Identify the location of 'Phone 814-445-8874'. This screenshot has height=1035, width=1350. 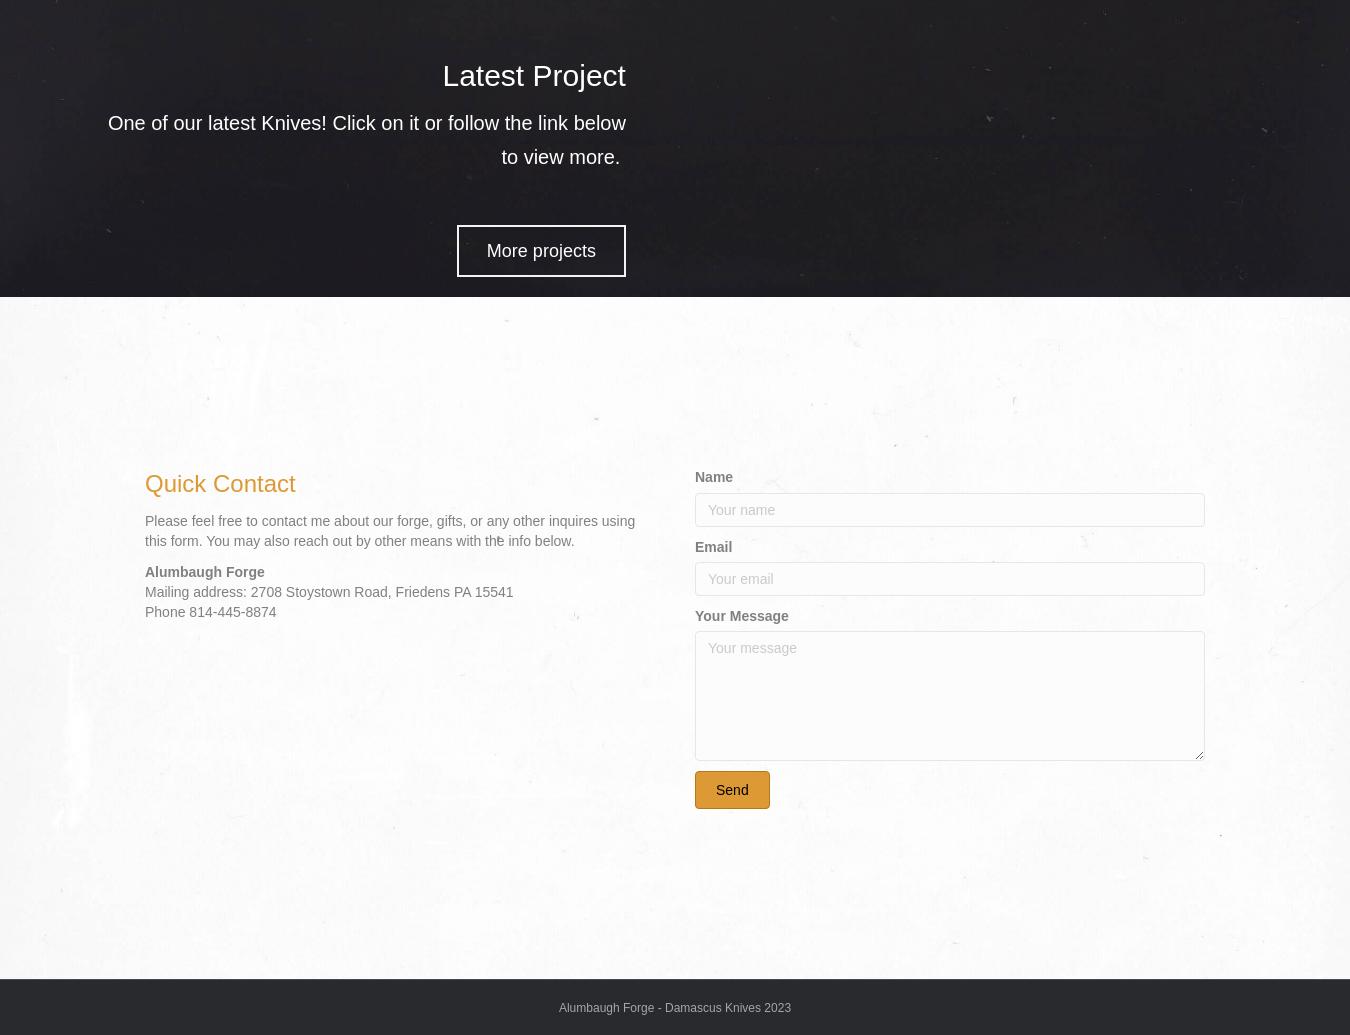
(212, 610).